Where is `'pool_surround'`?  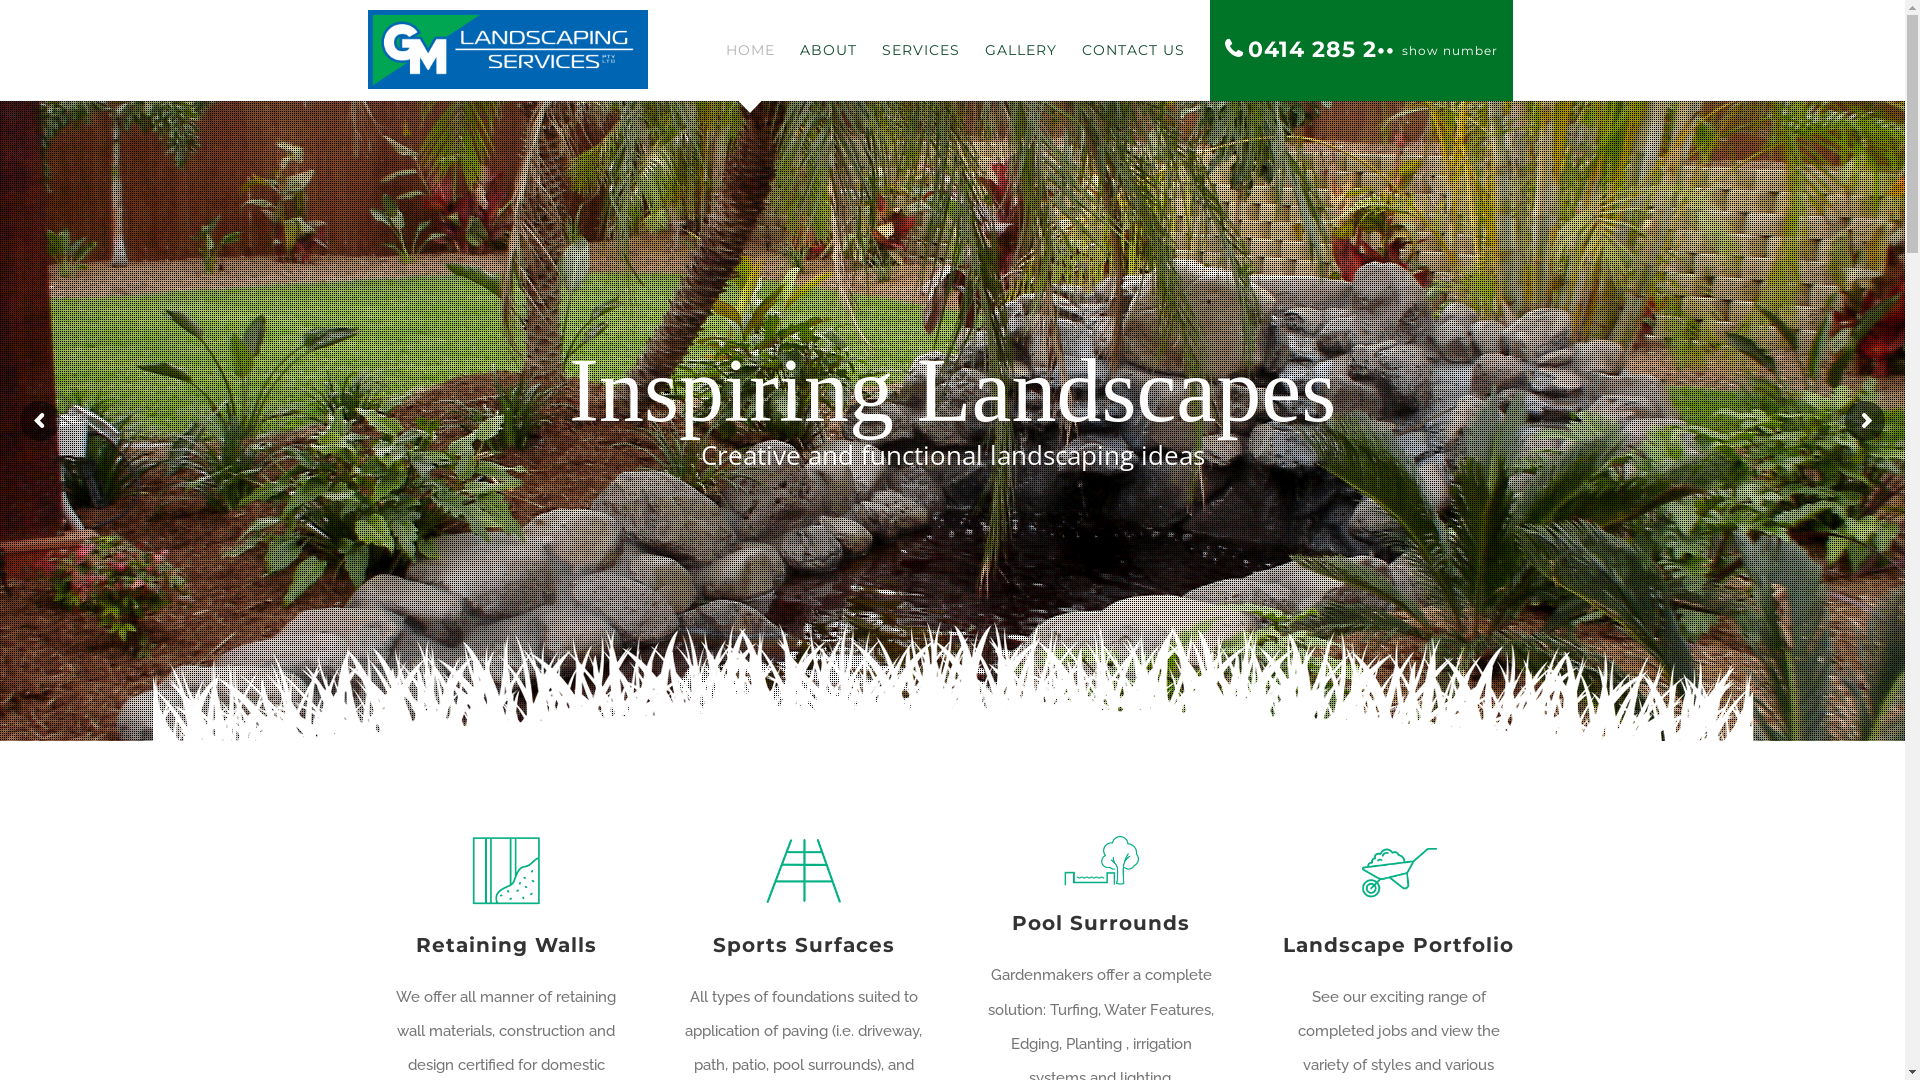 'pool_surround' is located at coordinates (1099, 859).